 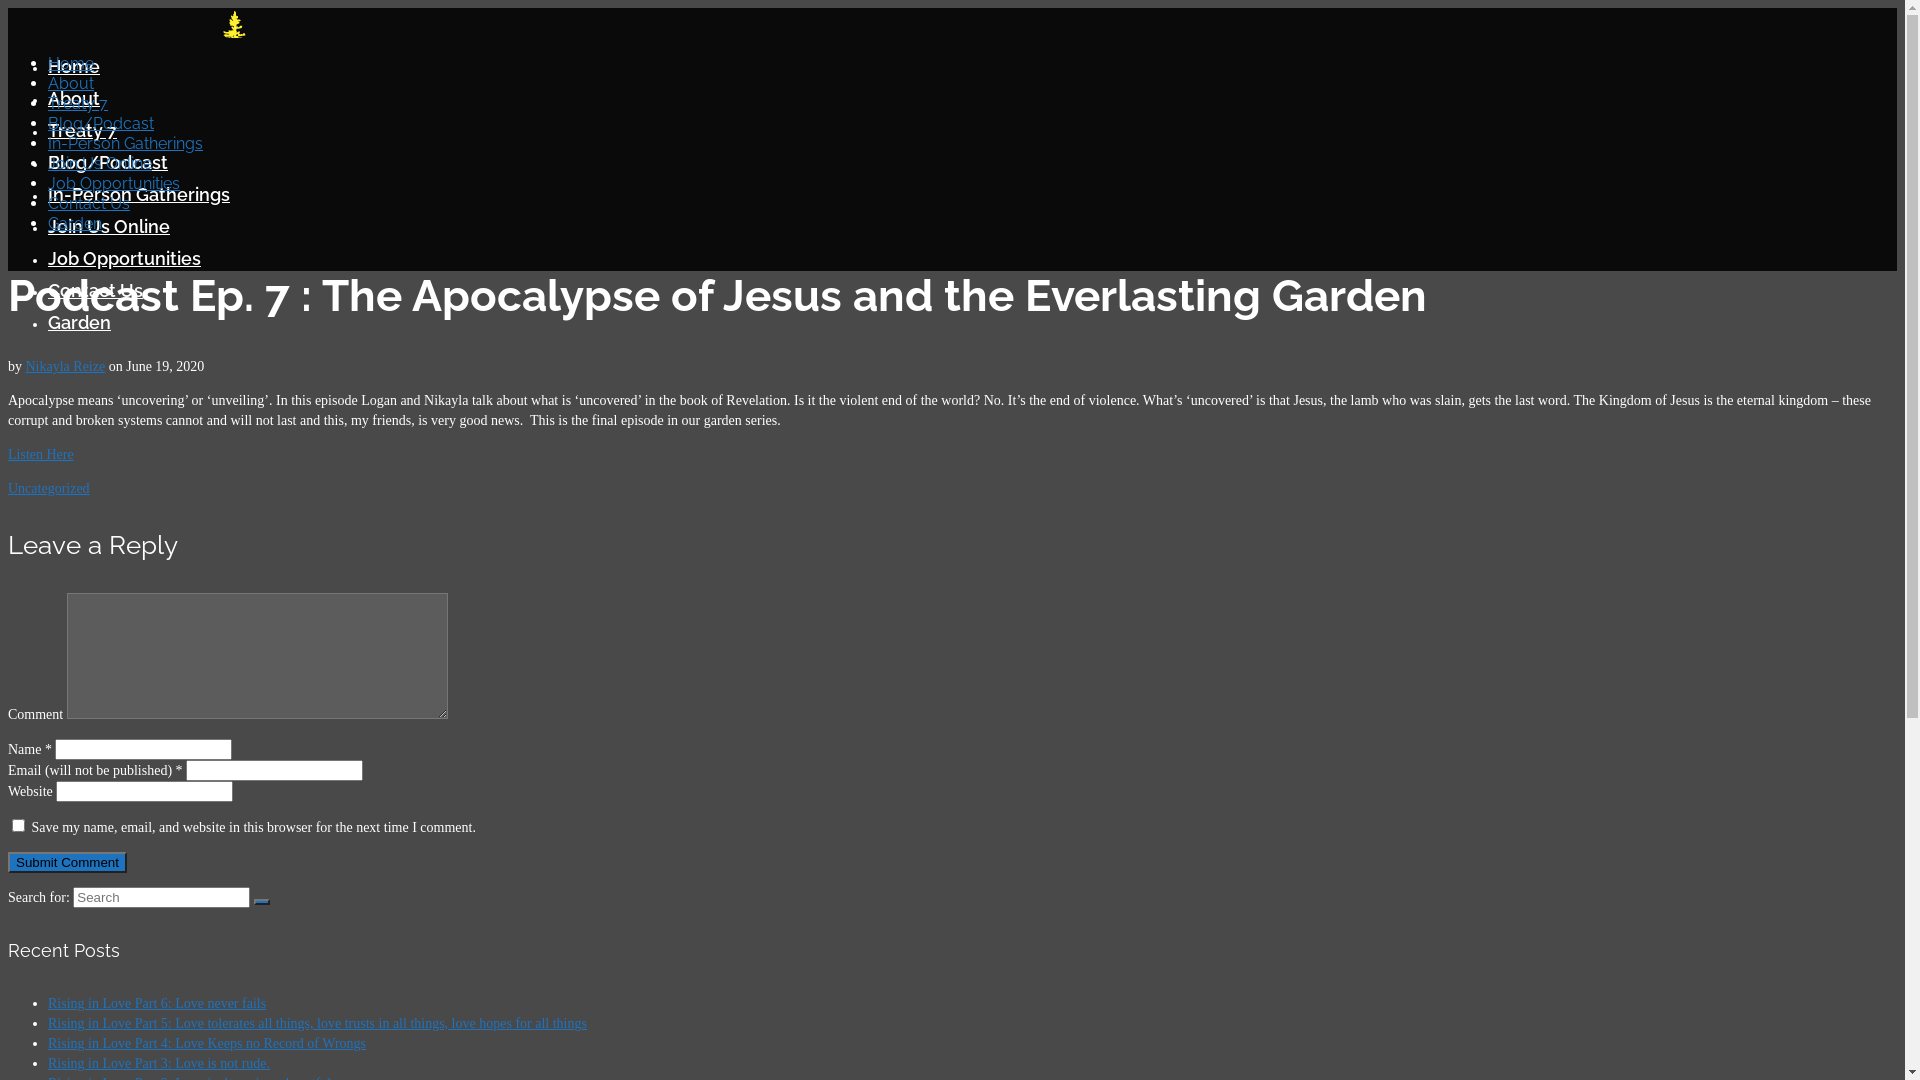 What do you see at coordinates (73, 98) in the screenshot?
I see `'About'` at bounding box center [73, 98].